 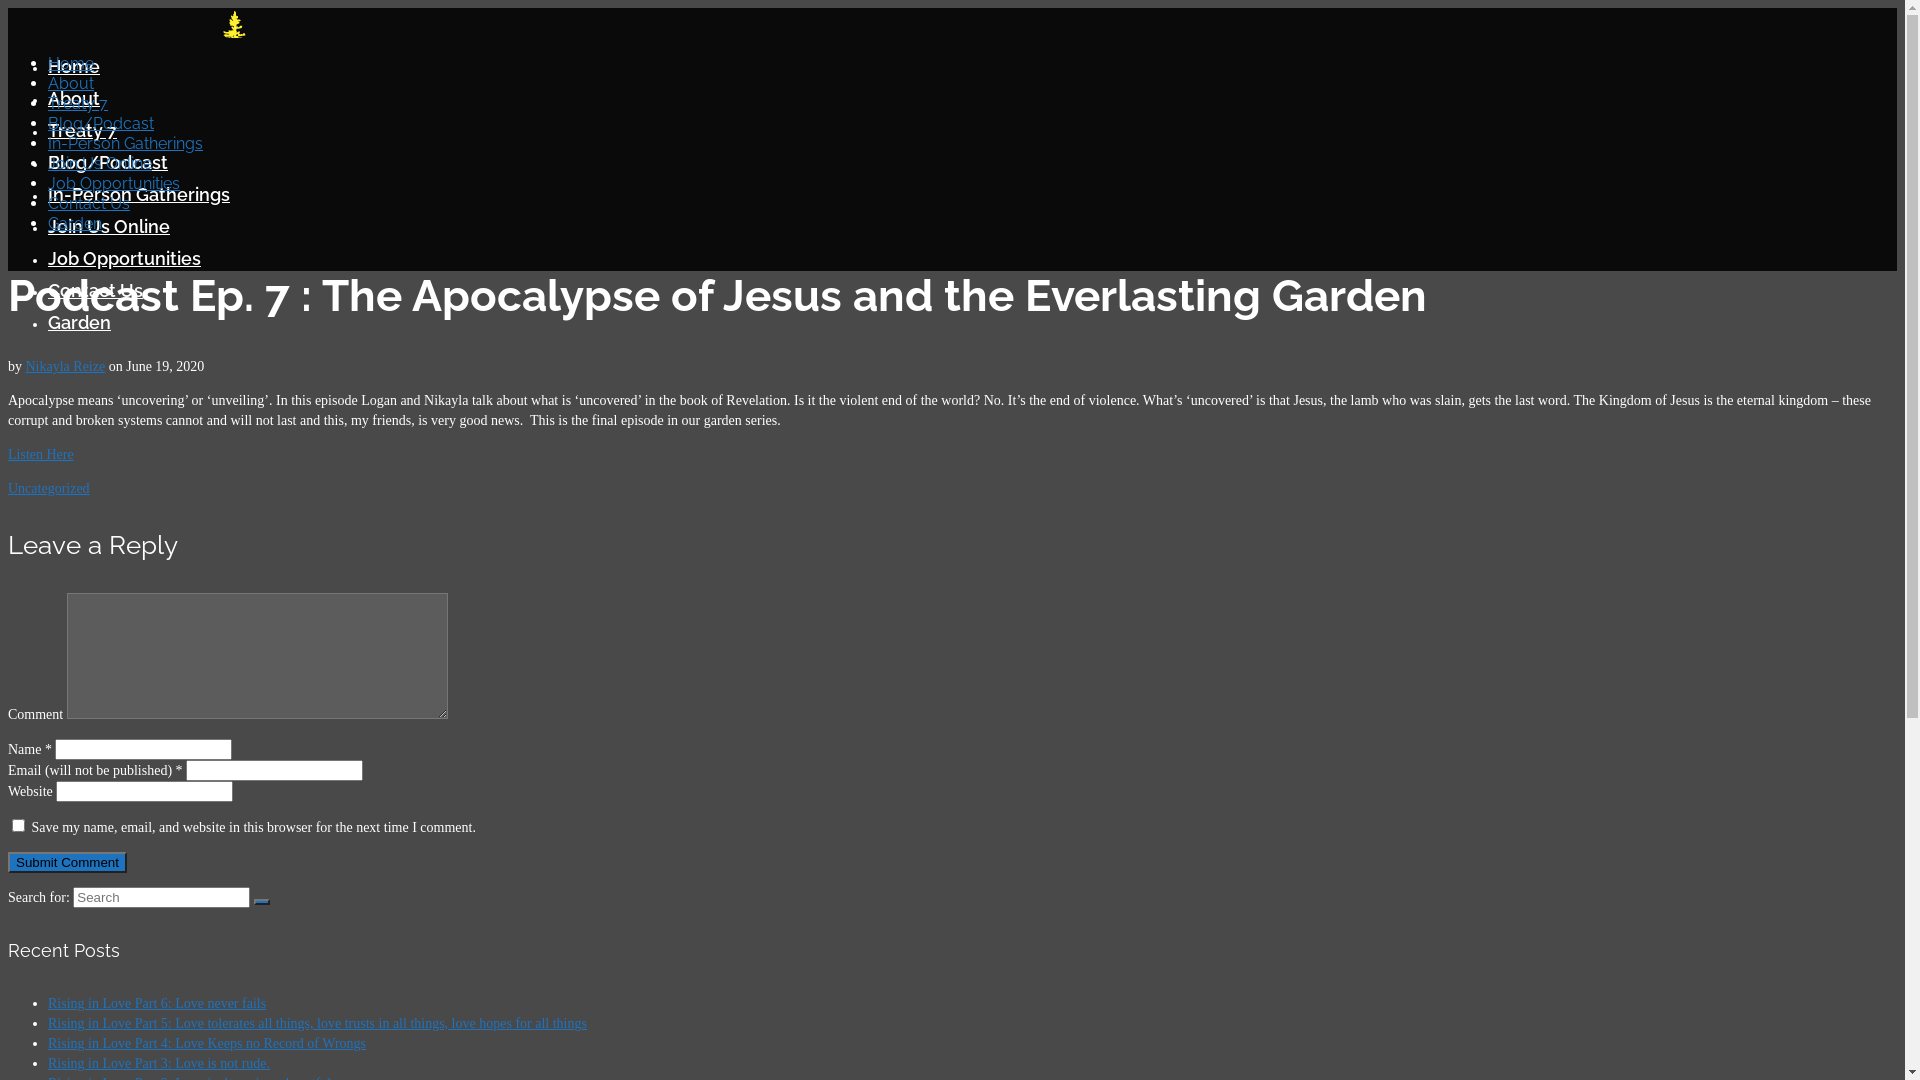 What do you see at coordinates (73, 98) in the screenshot?
I see `'About'` at bounding box center [73, 98].